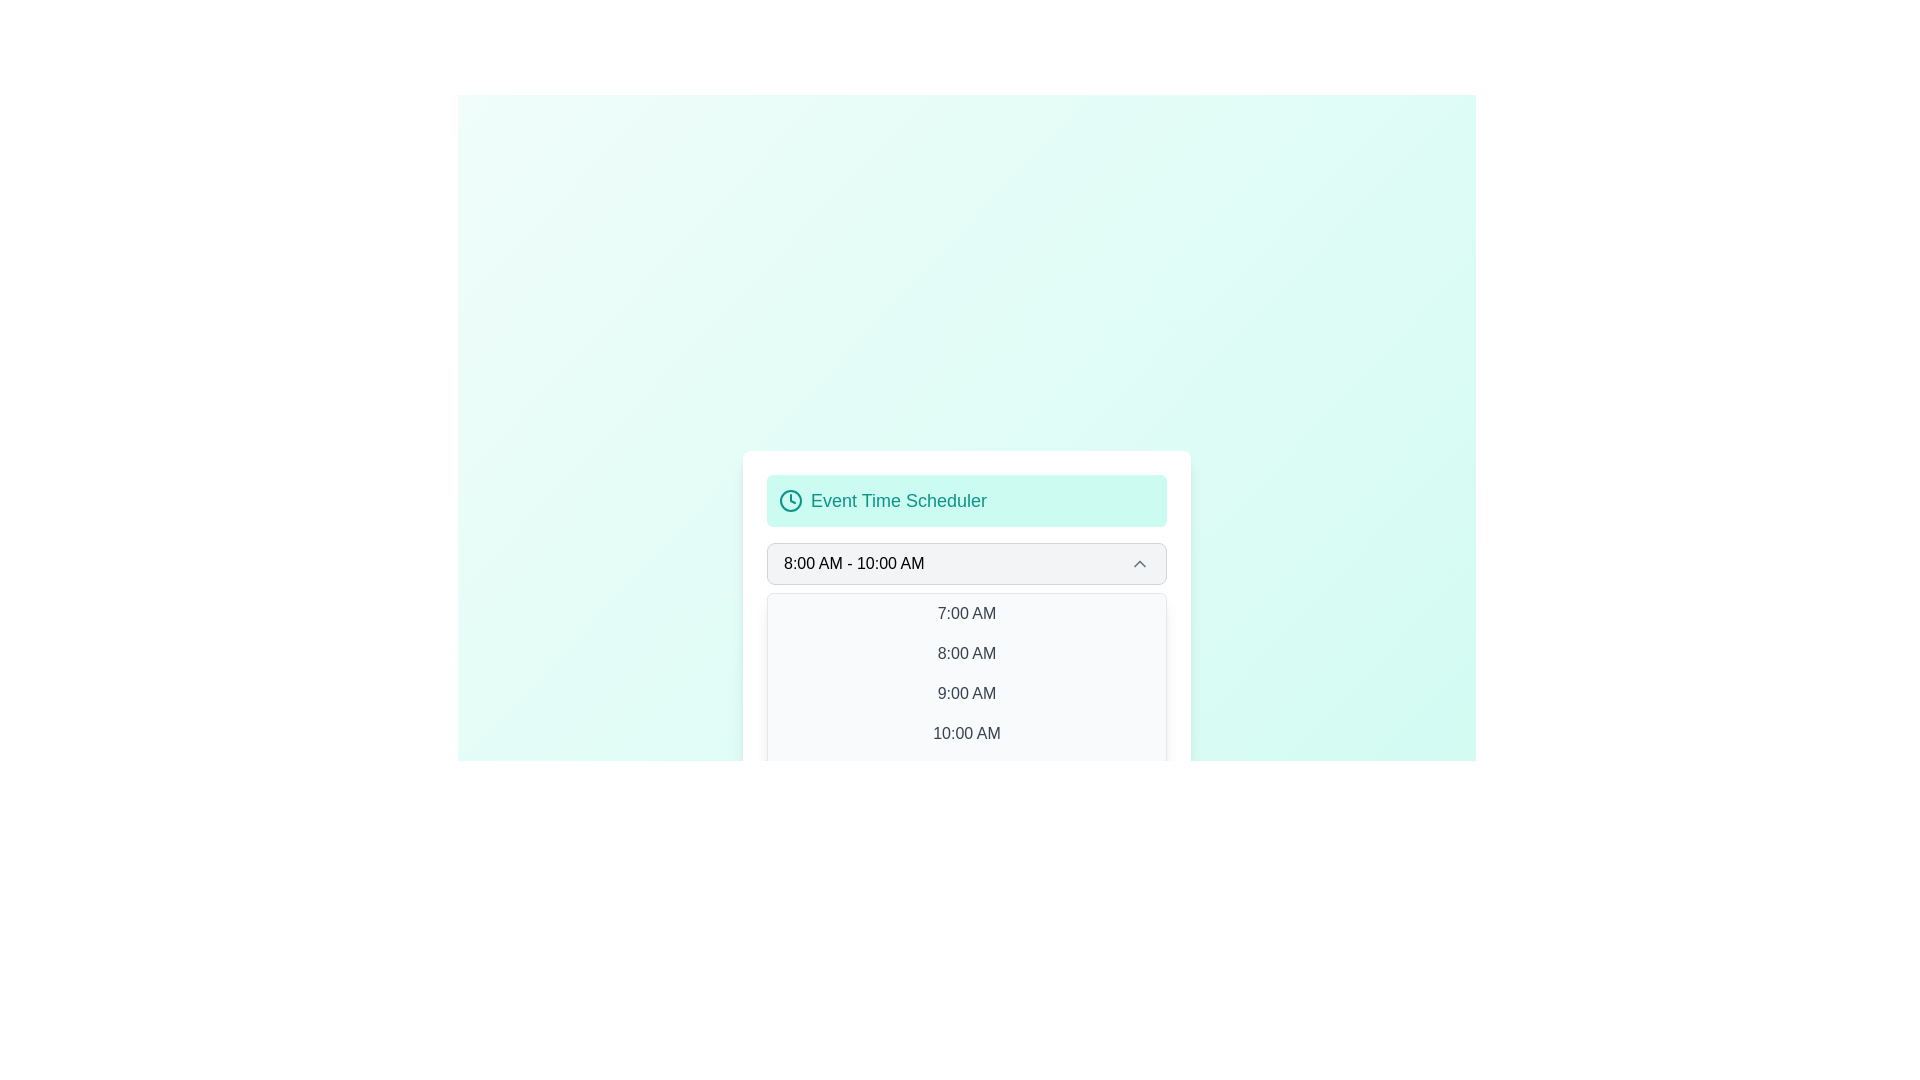  What do you see at coordinates (966, 612) in the screenshot?
I see `the first item in the dropdown list` at bounding box center [966, 612].